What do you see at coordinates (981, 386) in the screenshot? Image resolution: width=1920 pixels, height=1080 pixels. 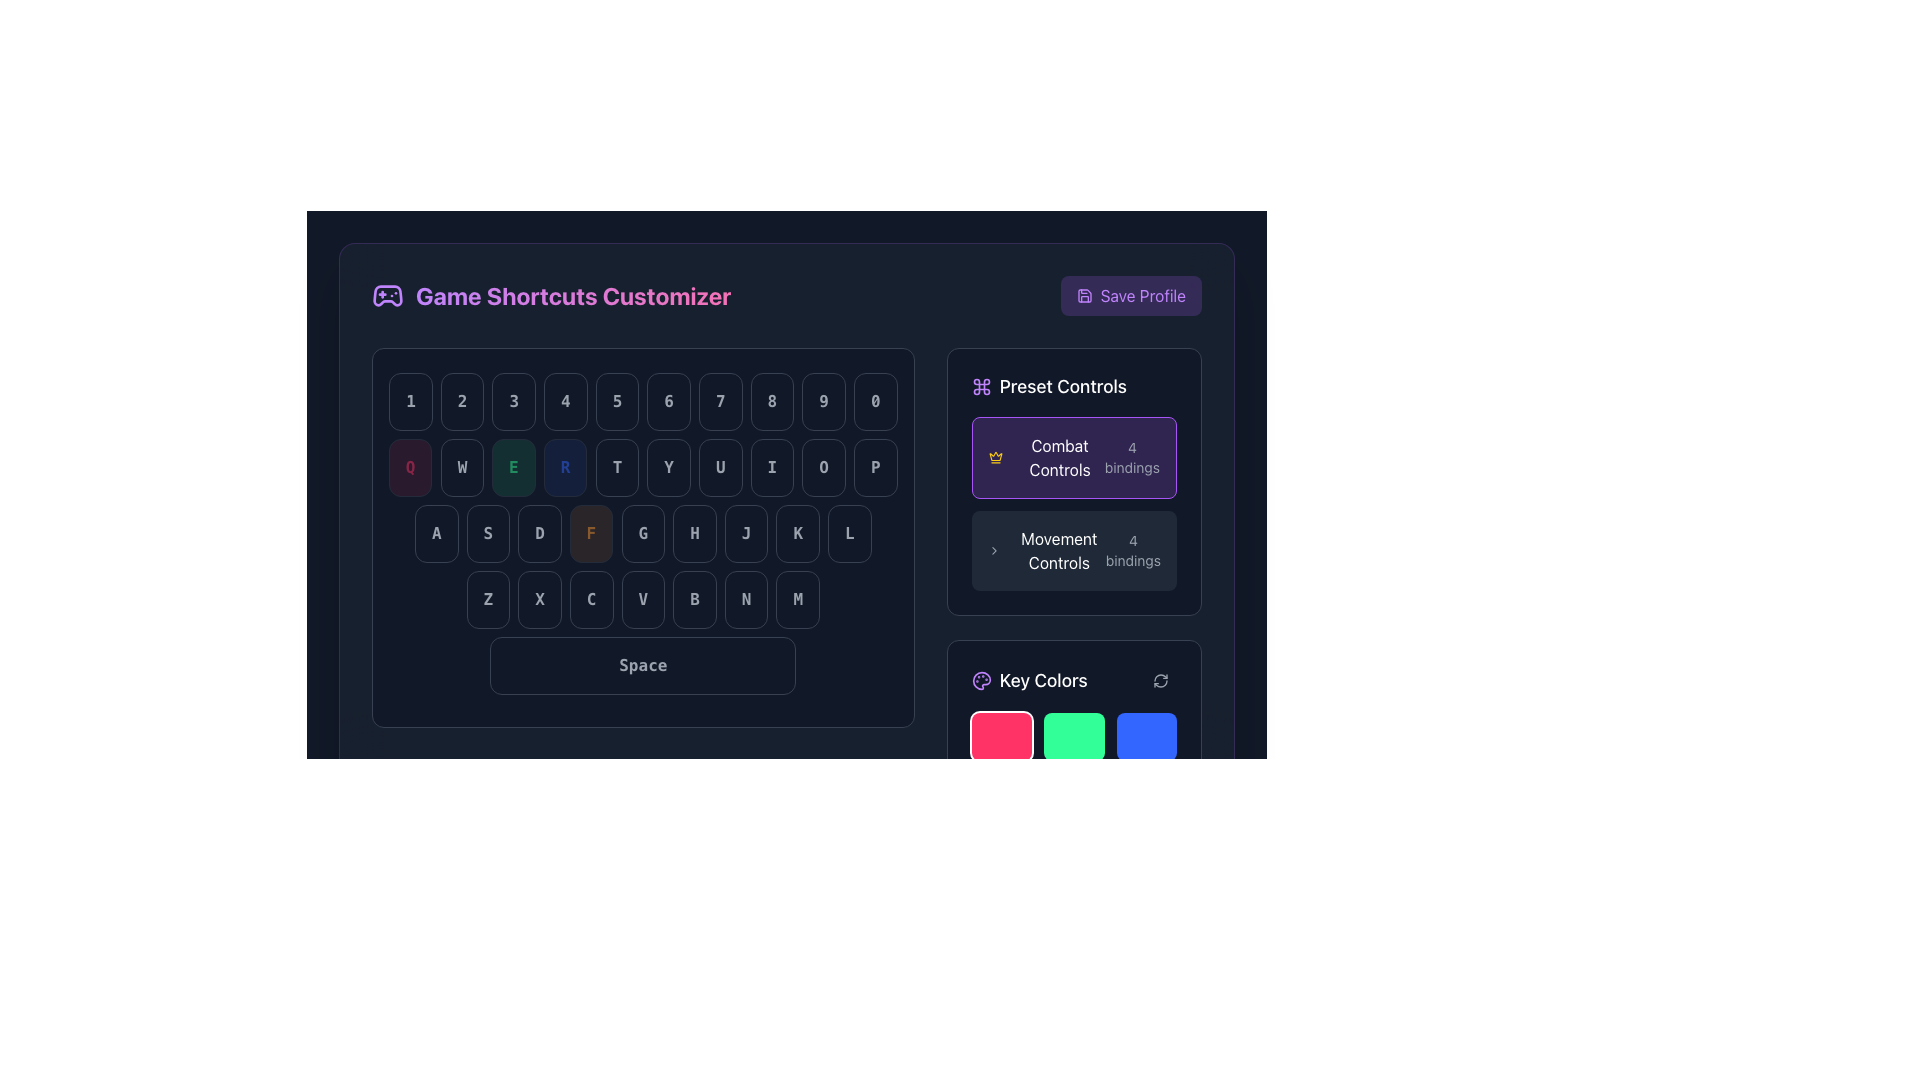 I see `the command key icon in the 'Key Colors' section, which is styled in light purple against a dark background, to analyze its graphical information` at bounding box center [981, 386].